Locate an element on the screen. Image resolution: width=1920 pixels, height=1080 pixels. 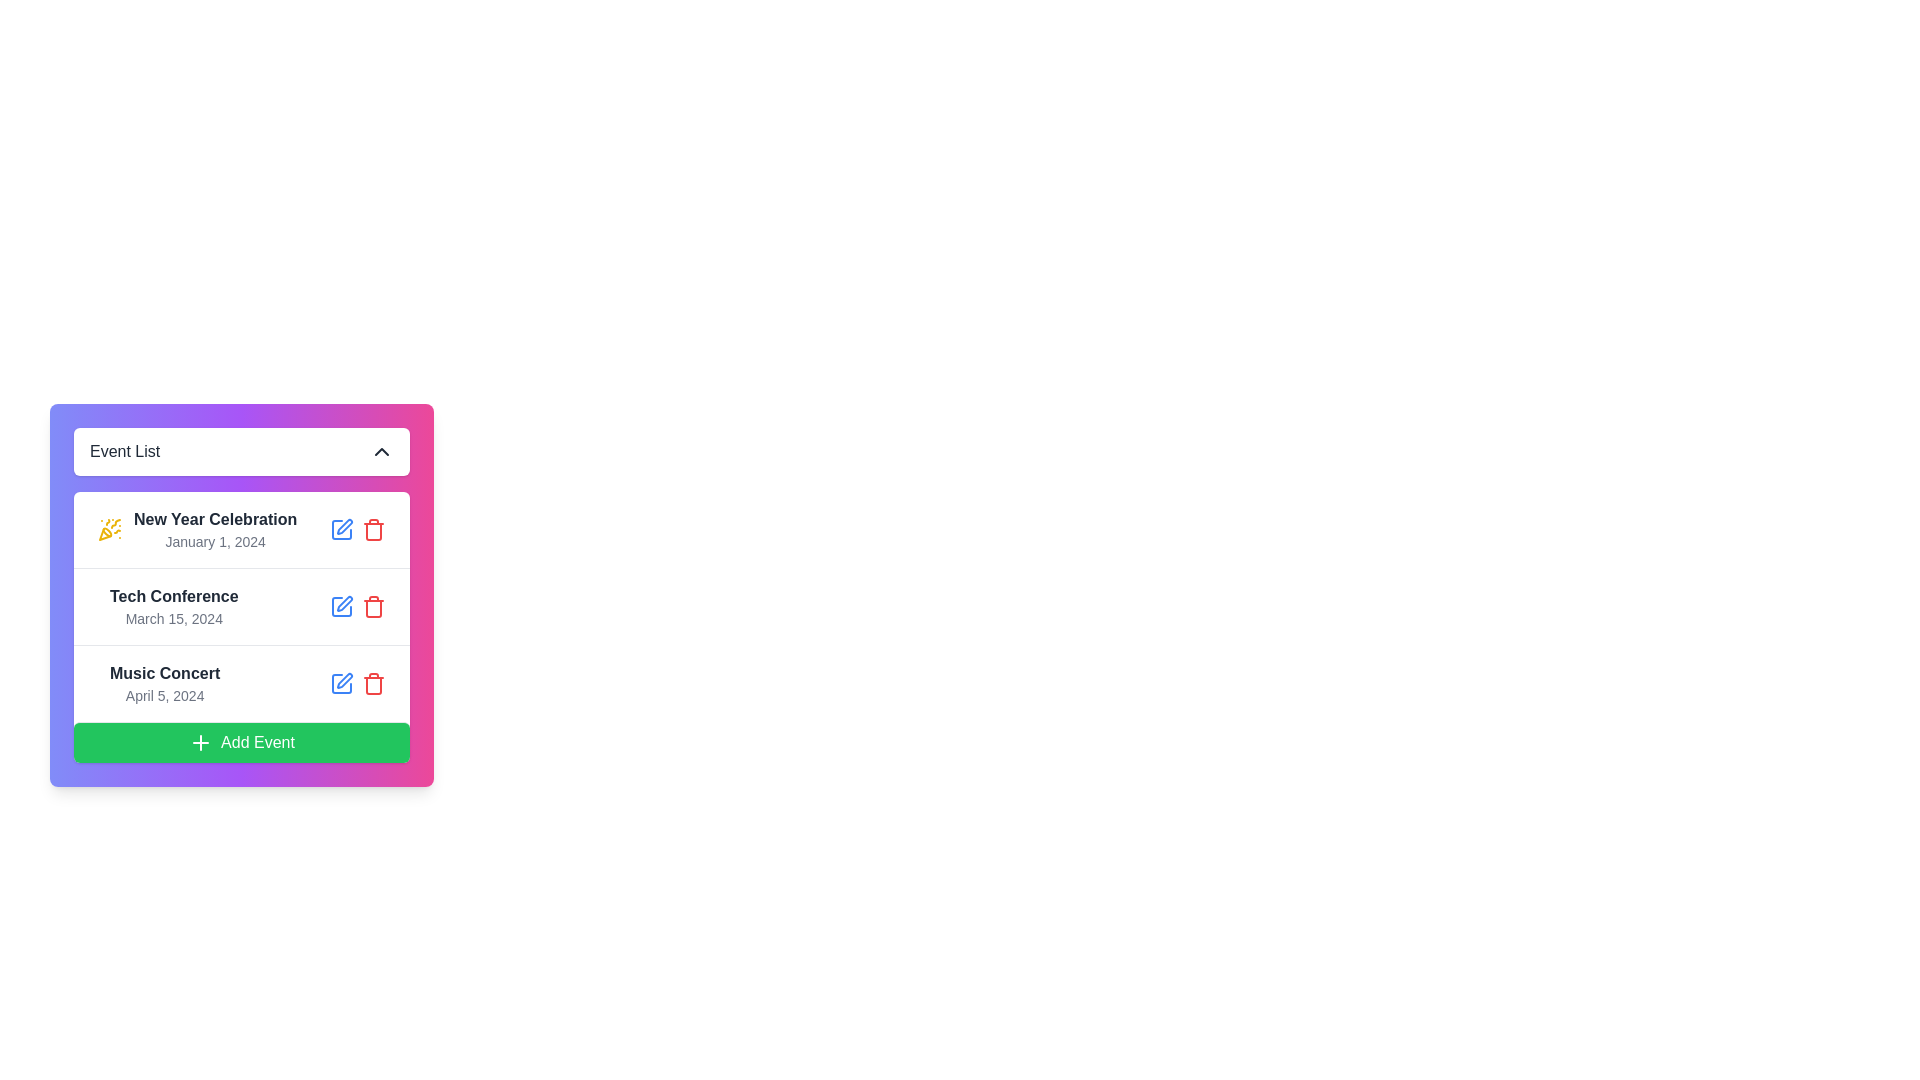
the third visible entry in the 'Event List' section that displays details about an event, specifically its name and date is located at coordinates (158, 682).